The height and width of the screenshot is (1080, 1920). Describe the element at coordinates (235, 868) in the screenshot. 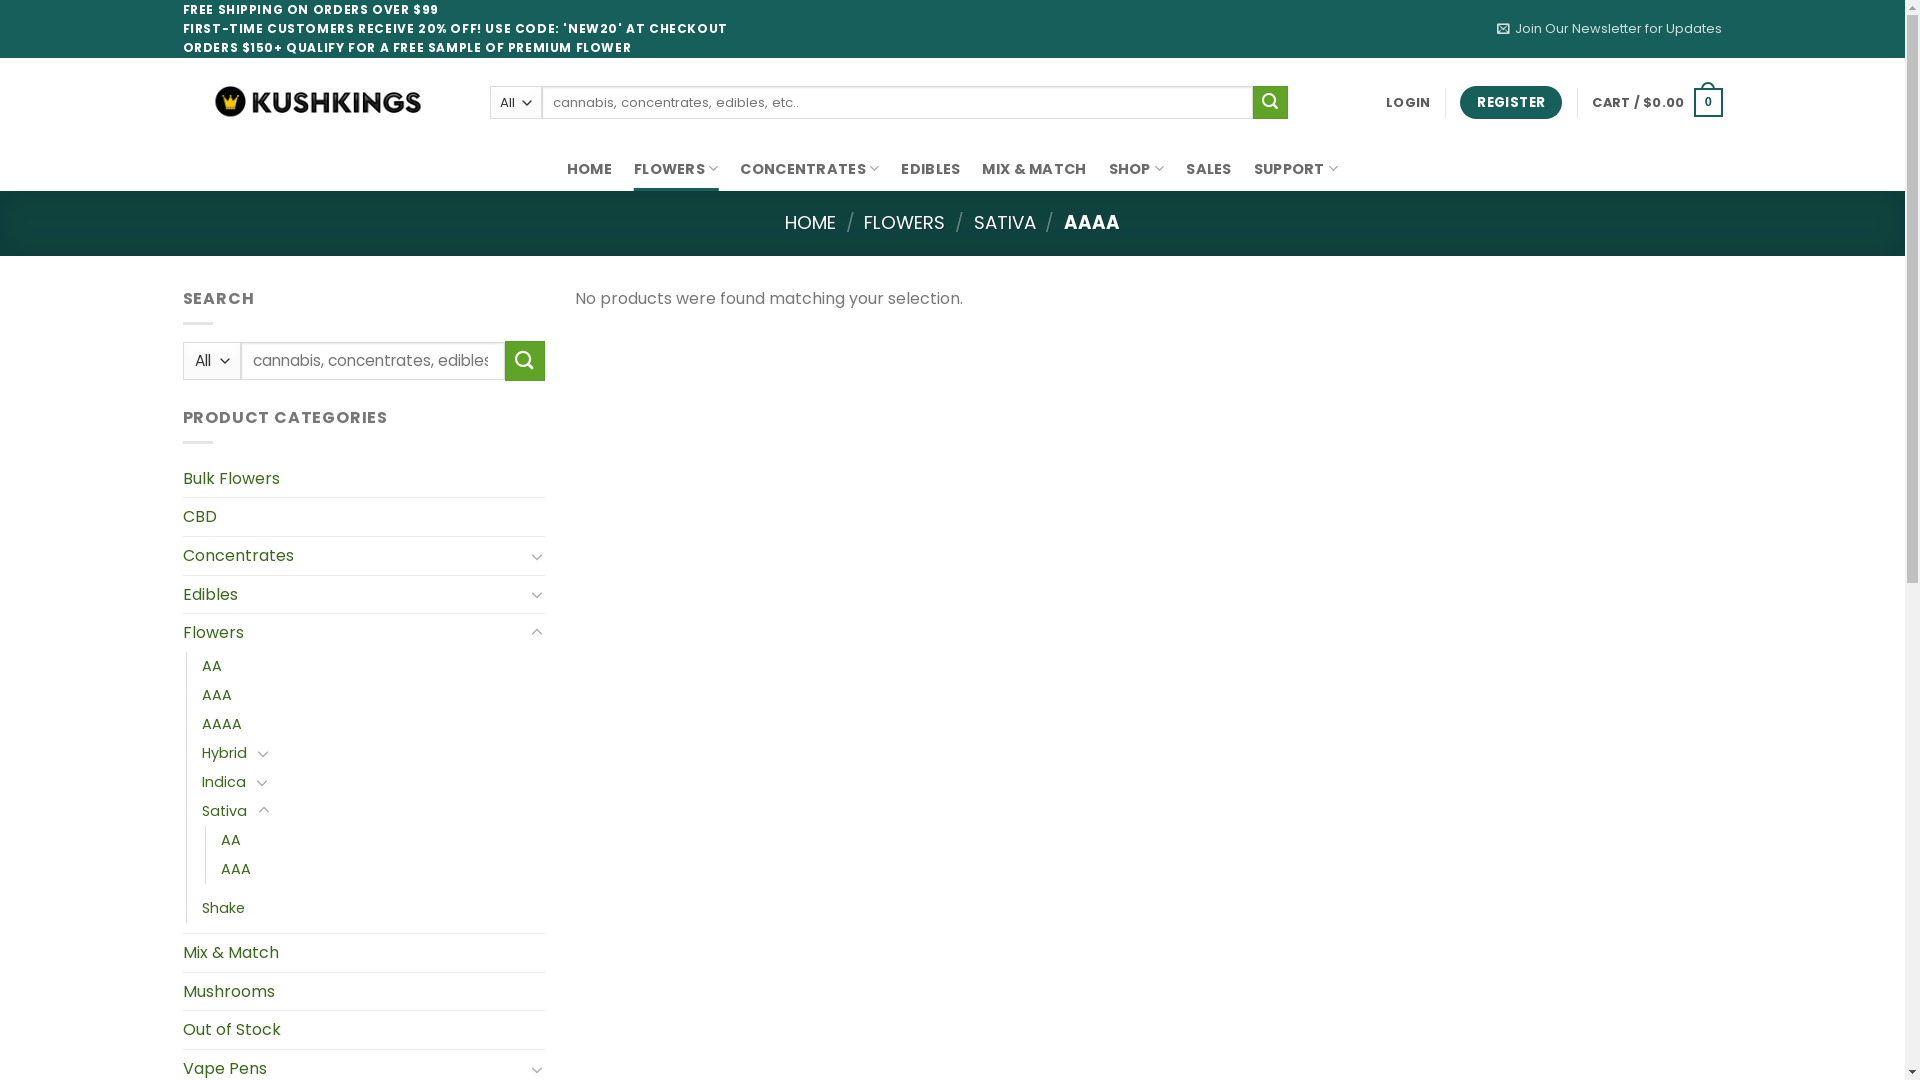

I see `'AAA'` at that location.